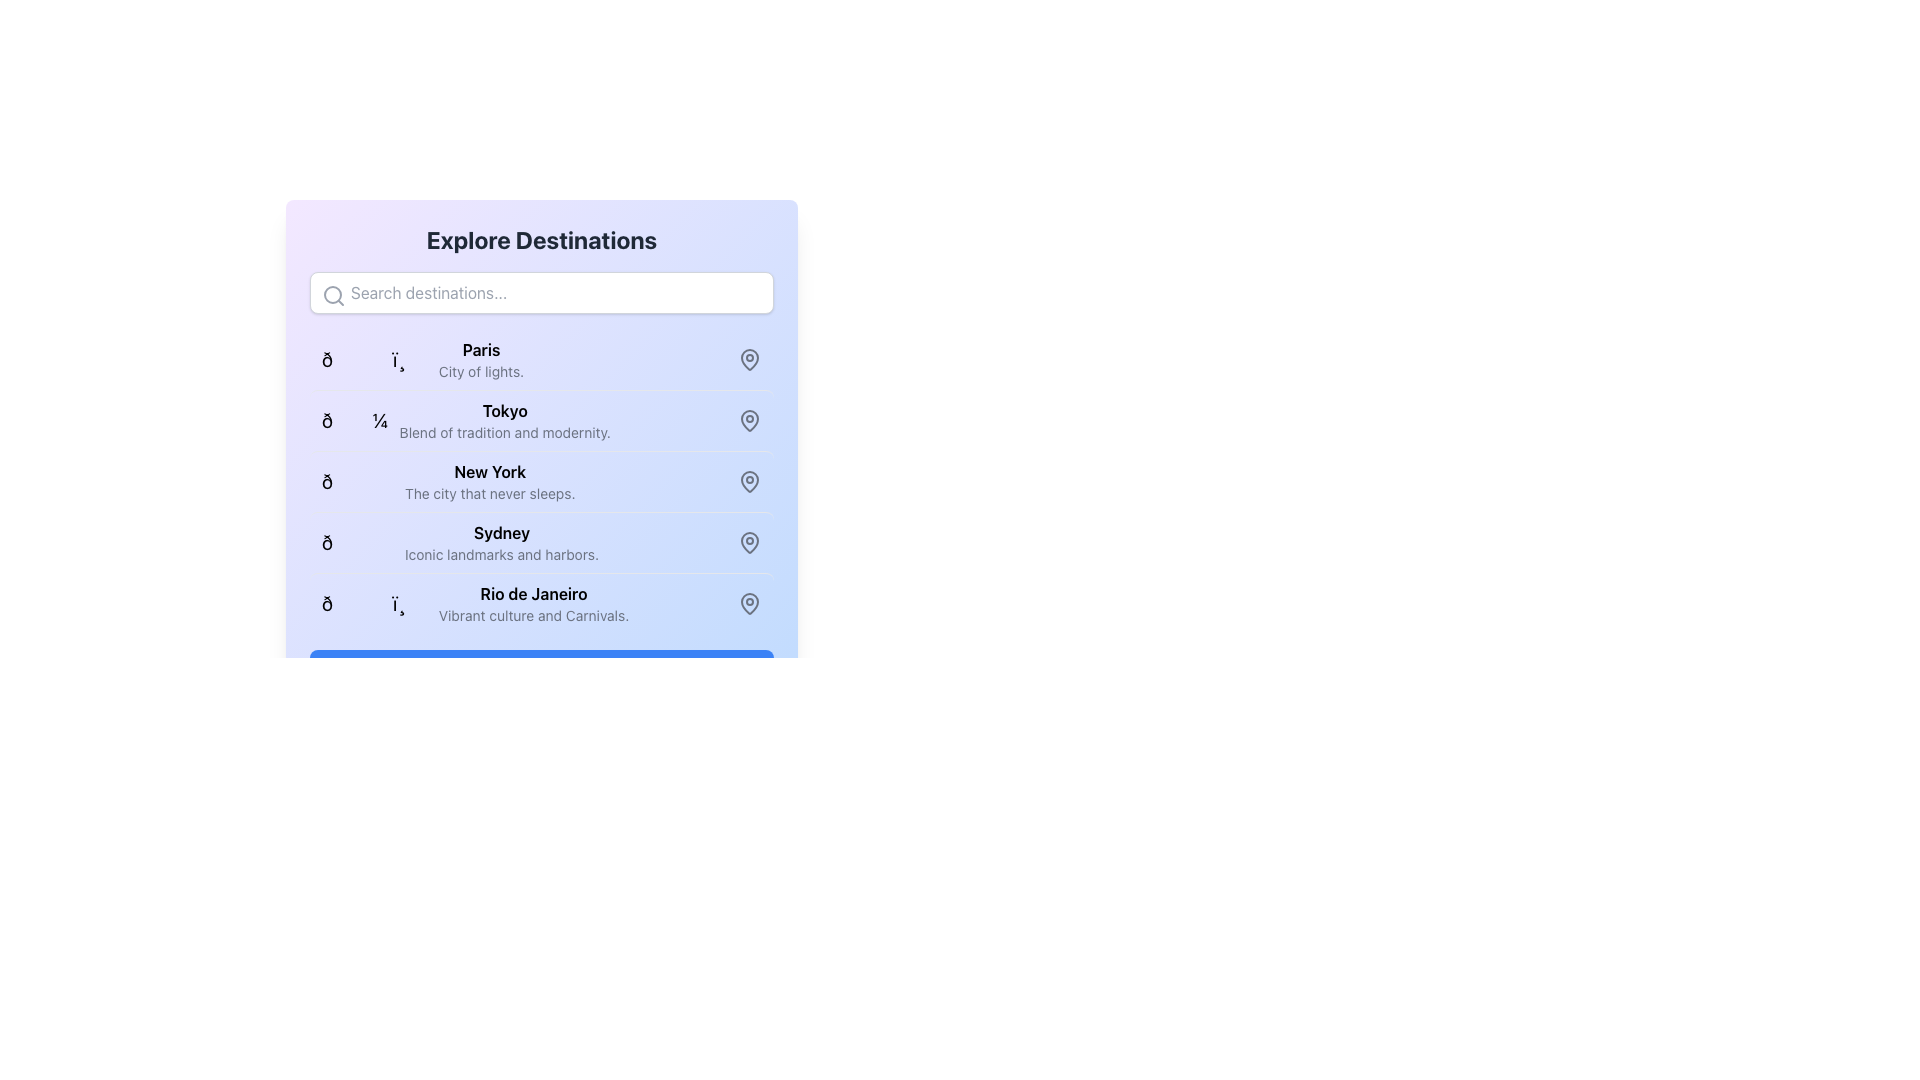  I want to click on the appearance of the location icon positioned in the third row of the list, next to 'New York', so click(748, 481).